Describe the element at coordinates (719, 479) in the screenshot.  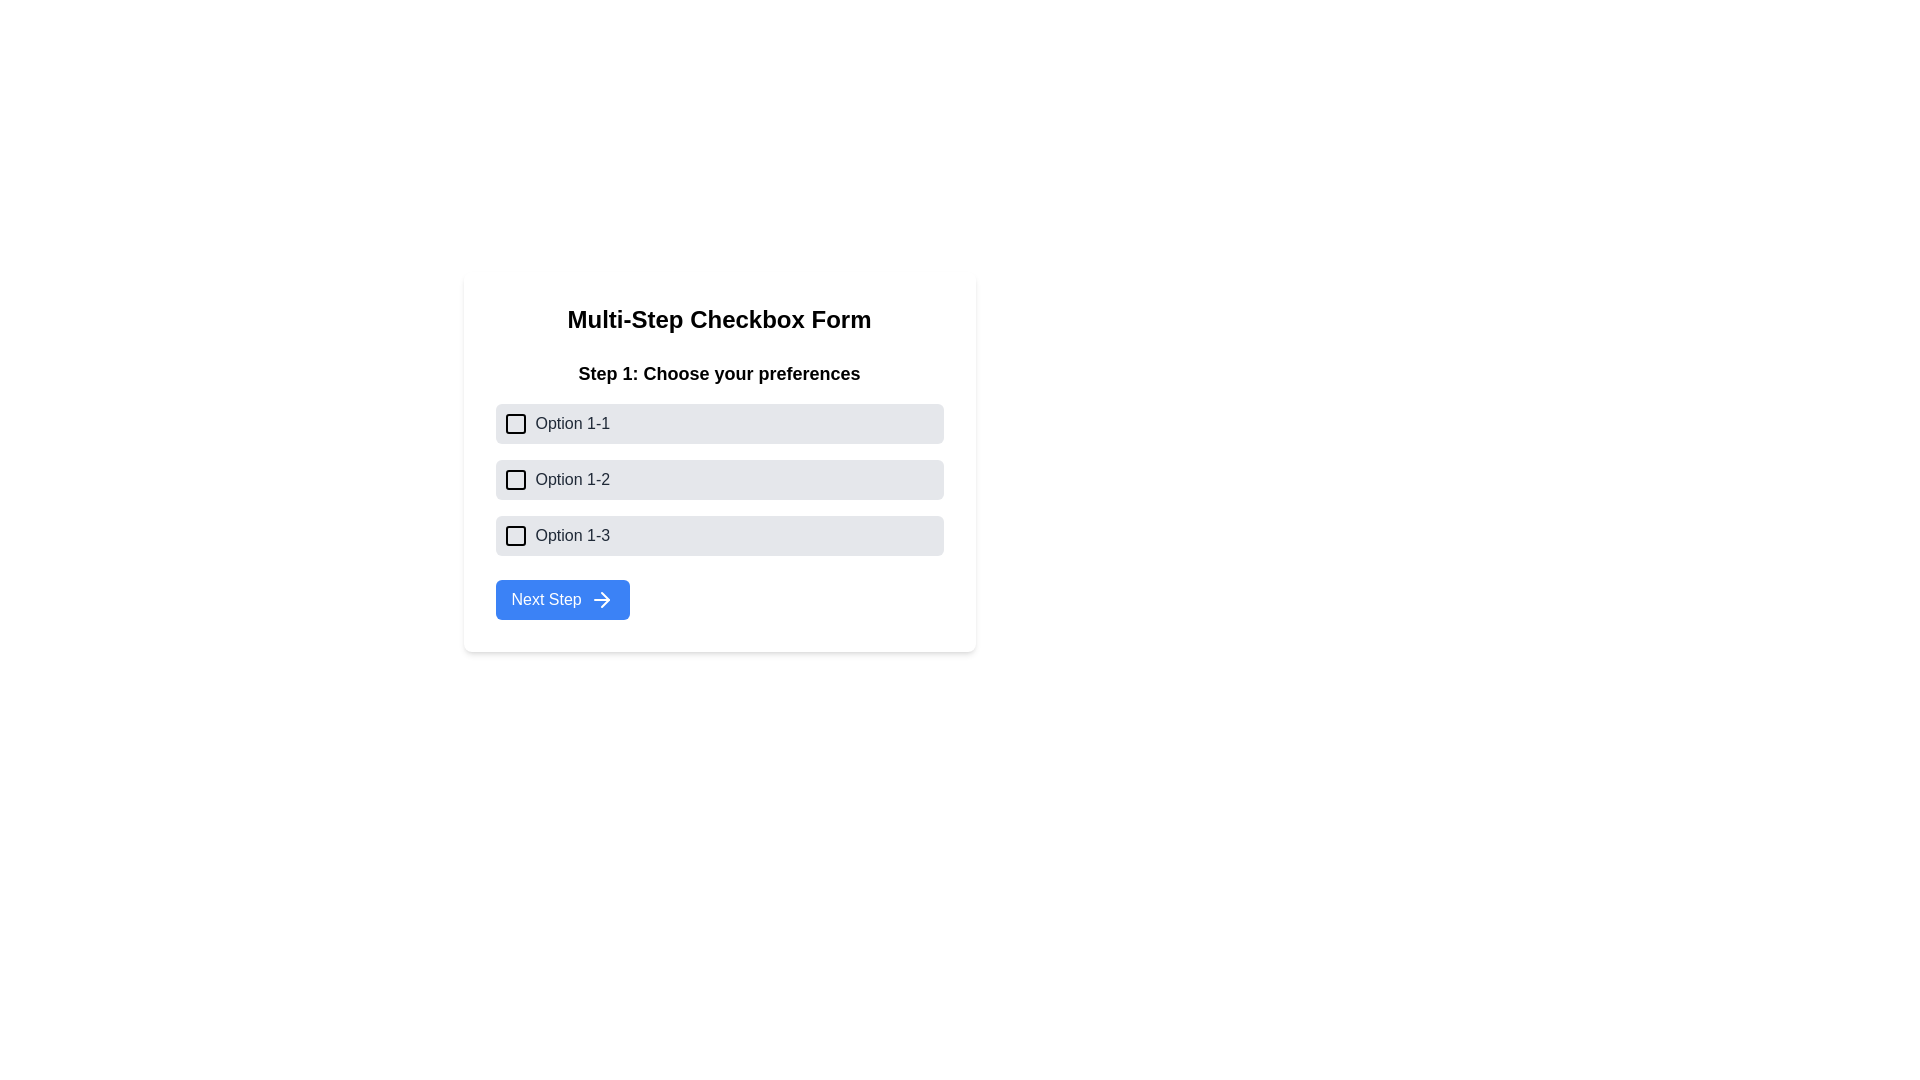
I see `the second checkbox option labeled 'Option 1-2' in the preferences selection list` at that location.